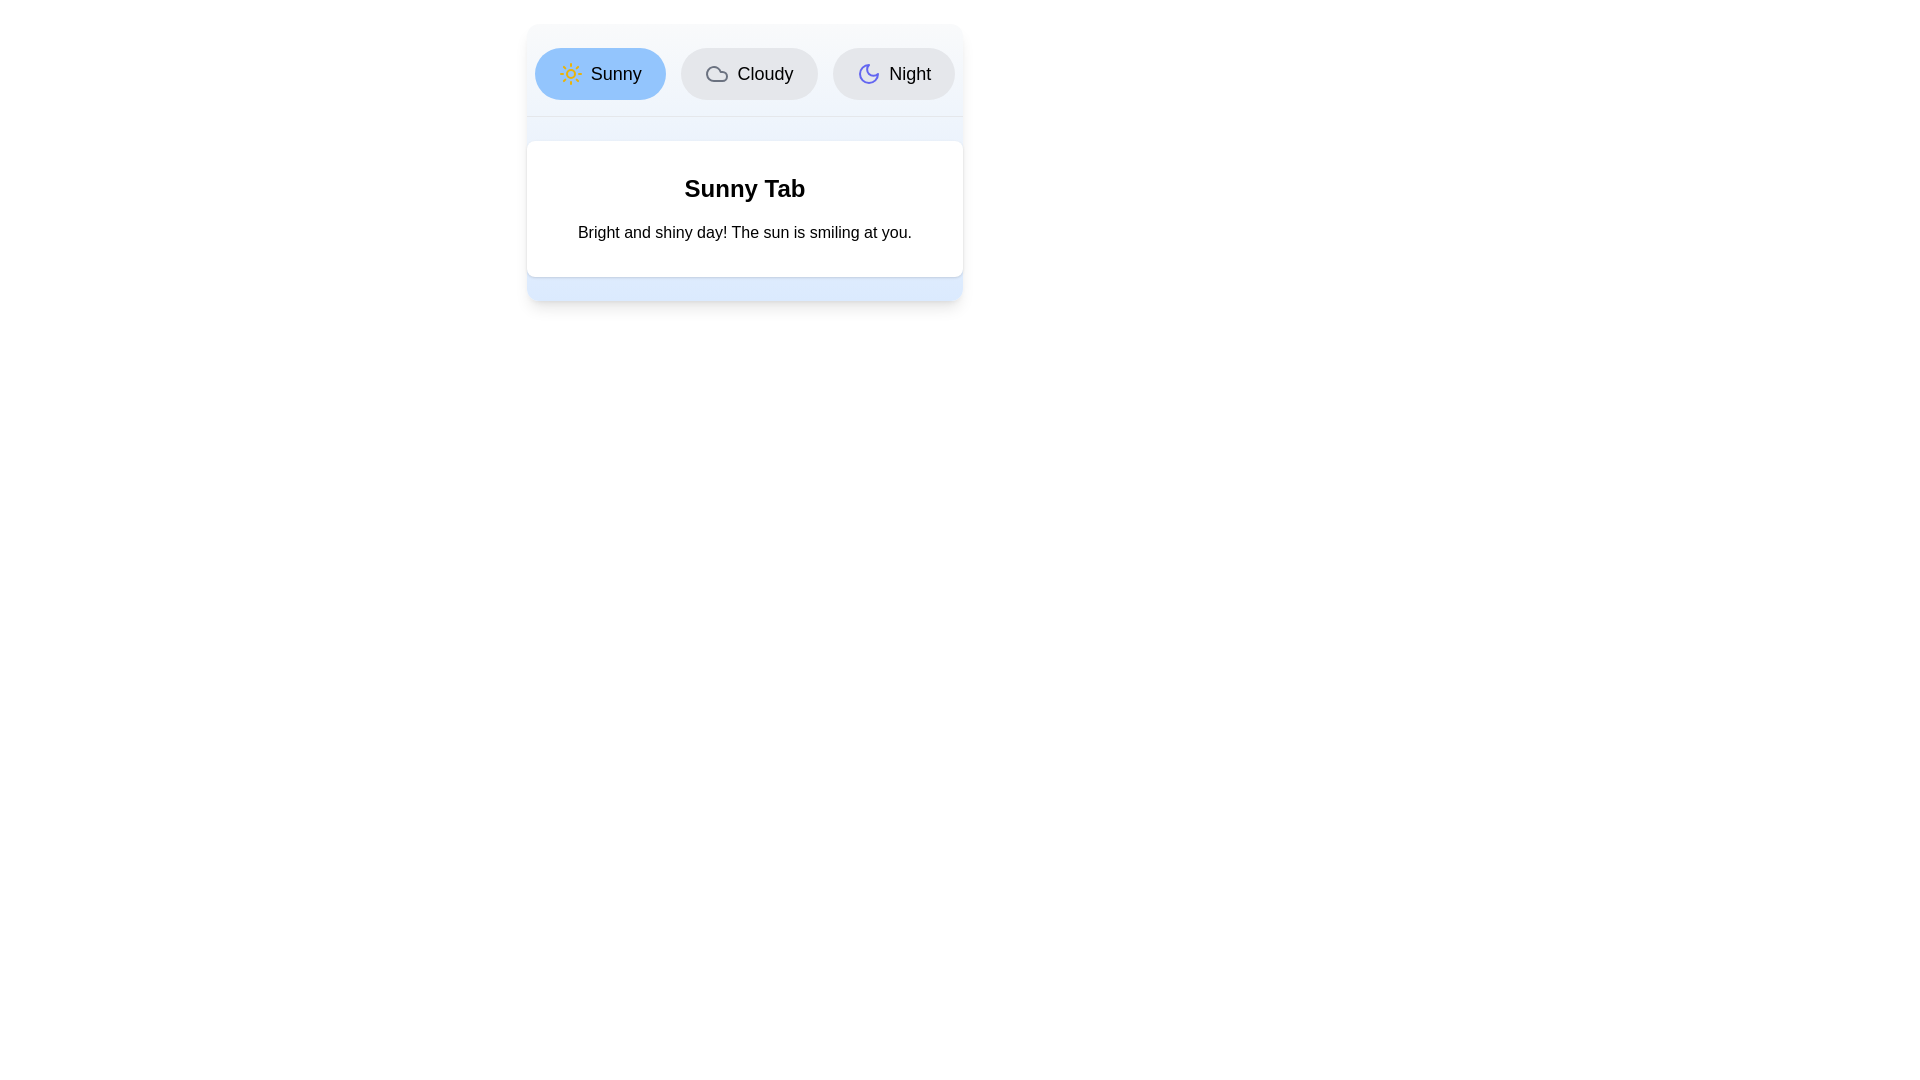 This screenshot has width=1920, height=1080. What do you see at coordinates (892, 72) in the screenshot?
I see `the tab labeled Night to switch to the corresponding content` at bounding box center [892, 72].